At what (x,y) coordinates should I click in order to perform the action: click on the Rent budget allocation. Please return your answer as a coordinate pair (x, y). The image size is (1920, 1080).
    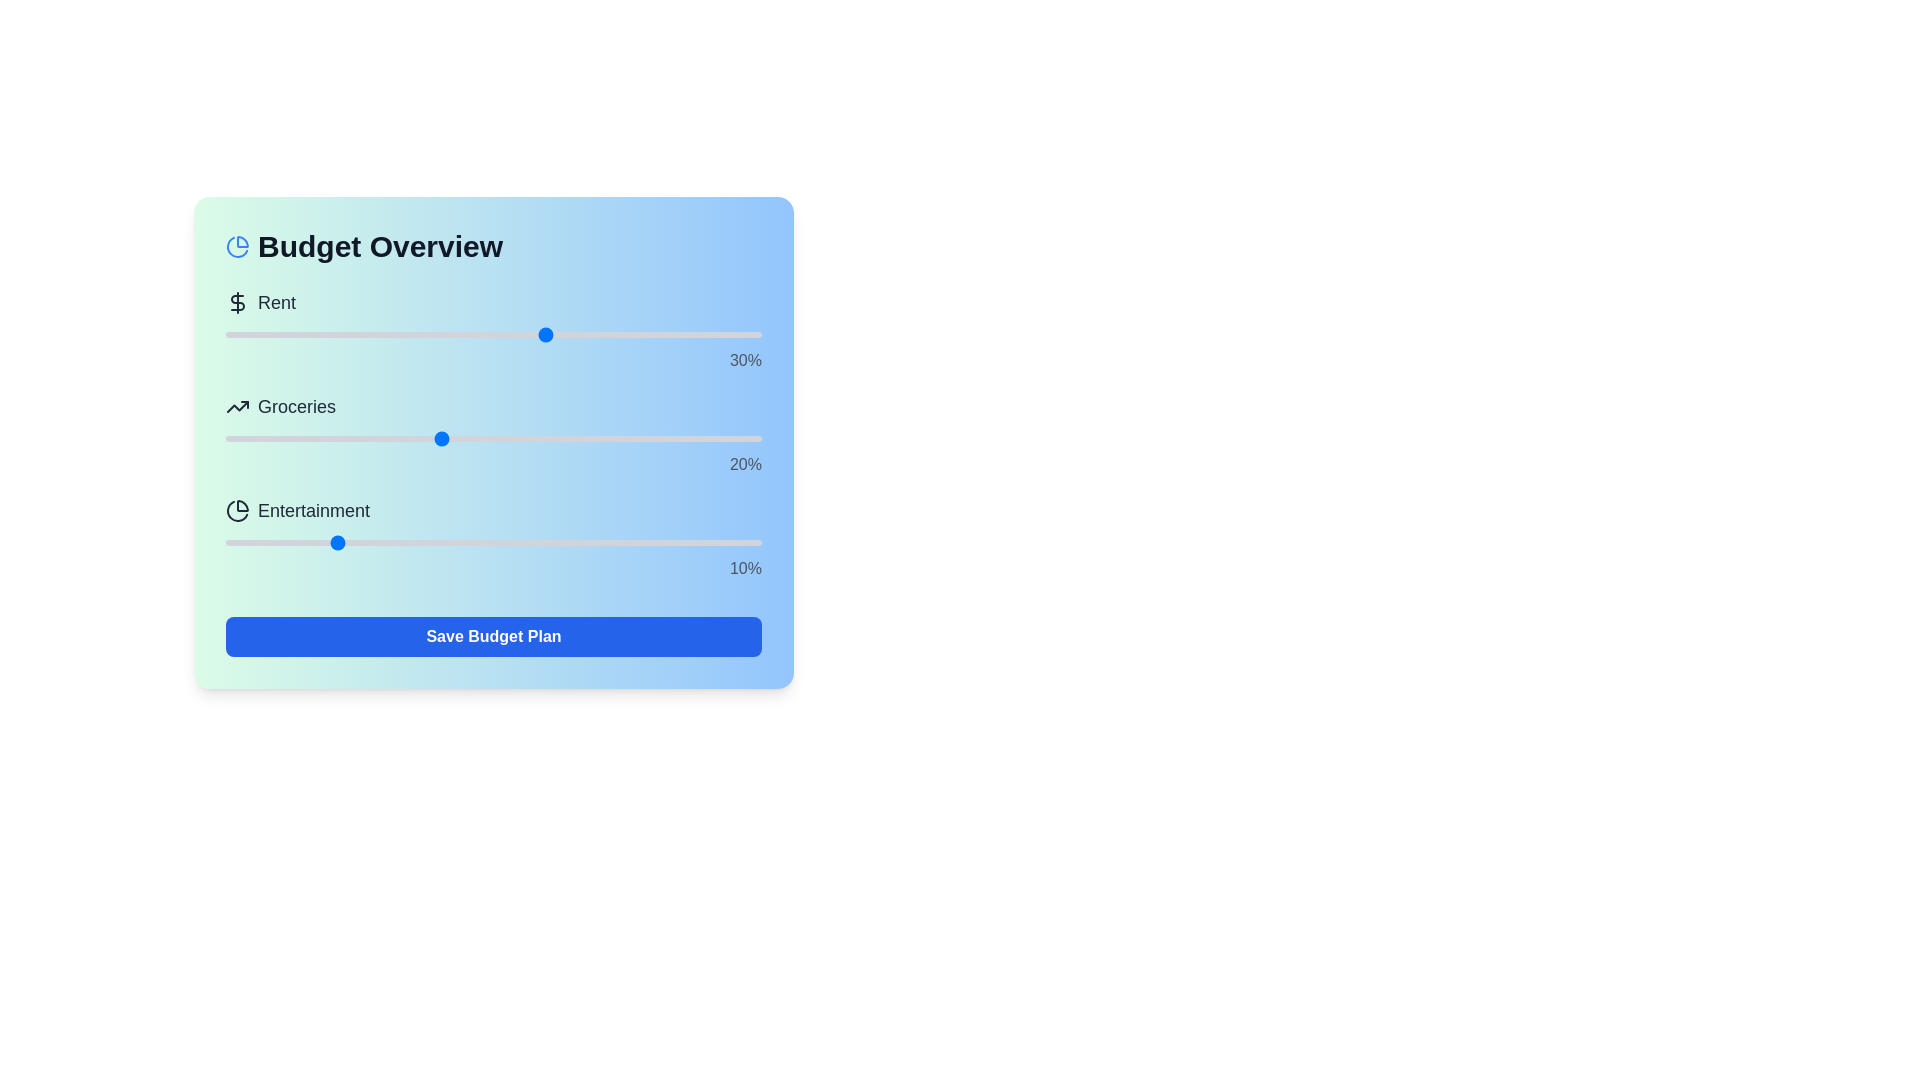
    Looking at the image, I should click on (333, 334).